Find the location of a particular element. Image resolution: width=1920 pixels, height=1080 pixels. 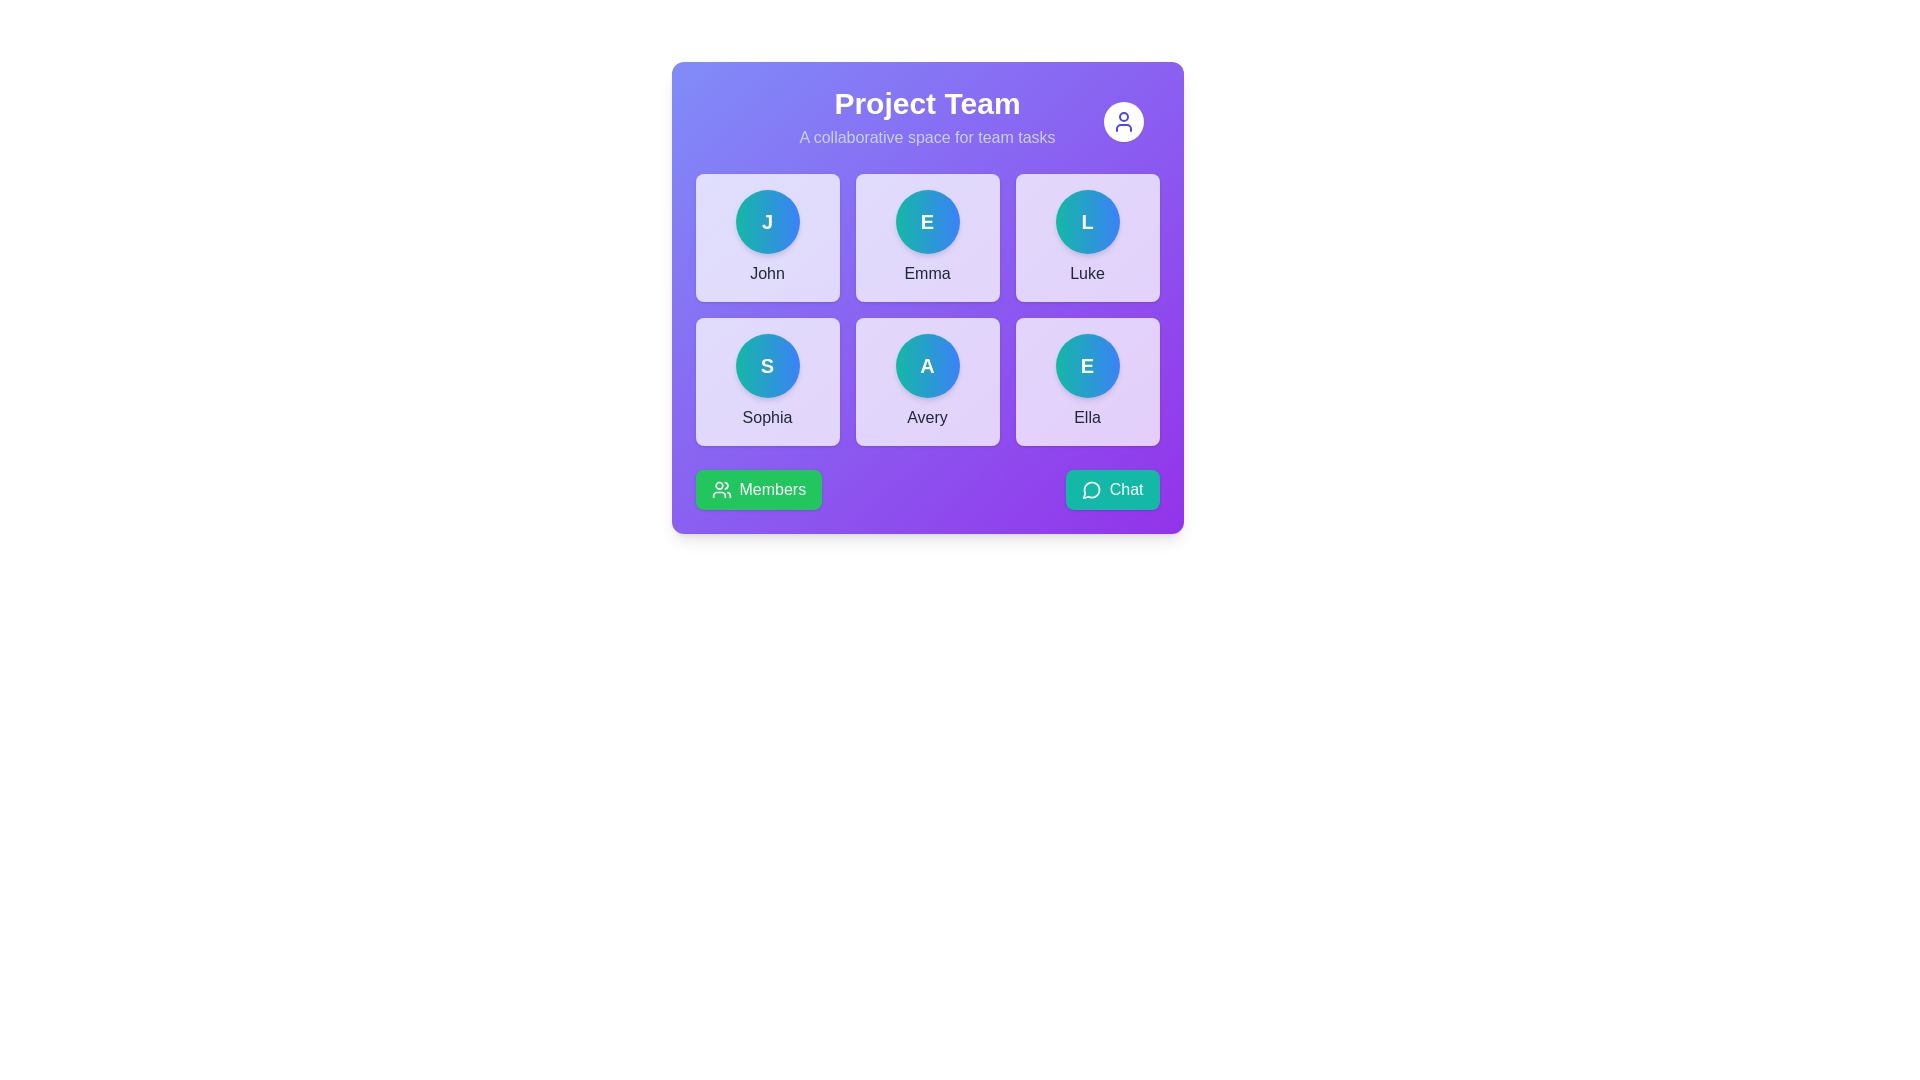

the team member icon located in the lower-left corner of the grid layout, specifically the first card in the second row of a 3x2 grid structure is located at coordinates (766, 381).